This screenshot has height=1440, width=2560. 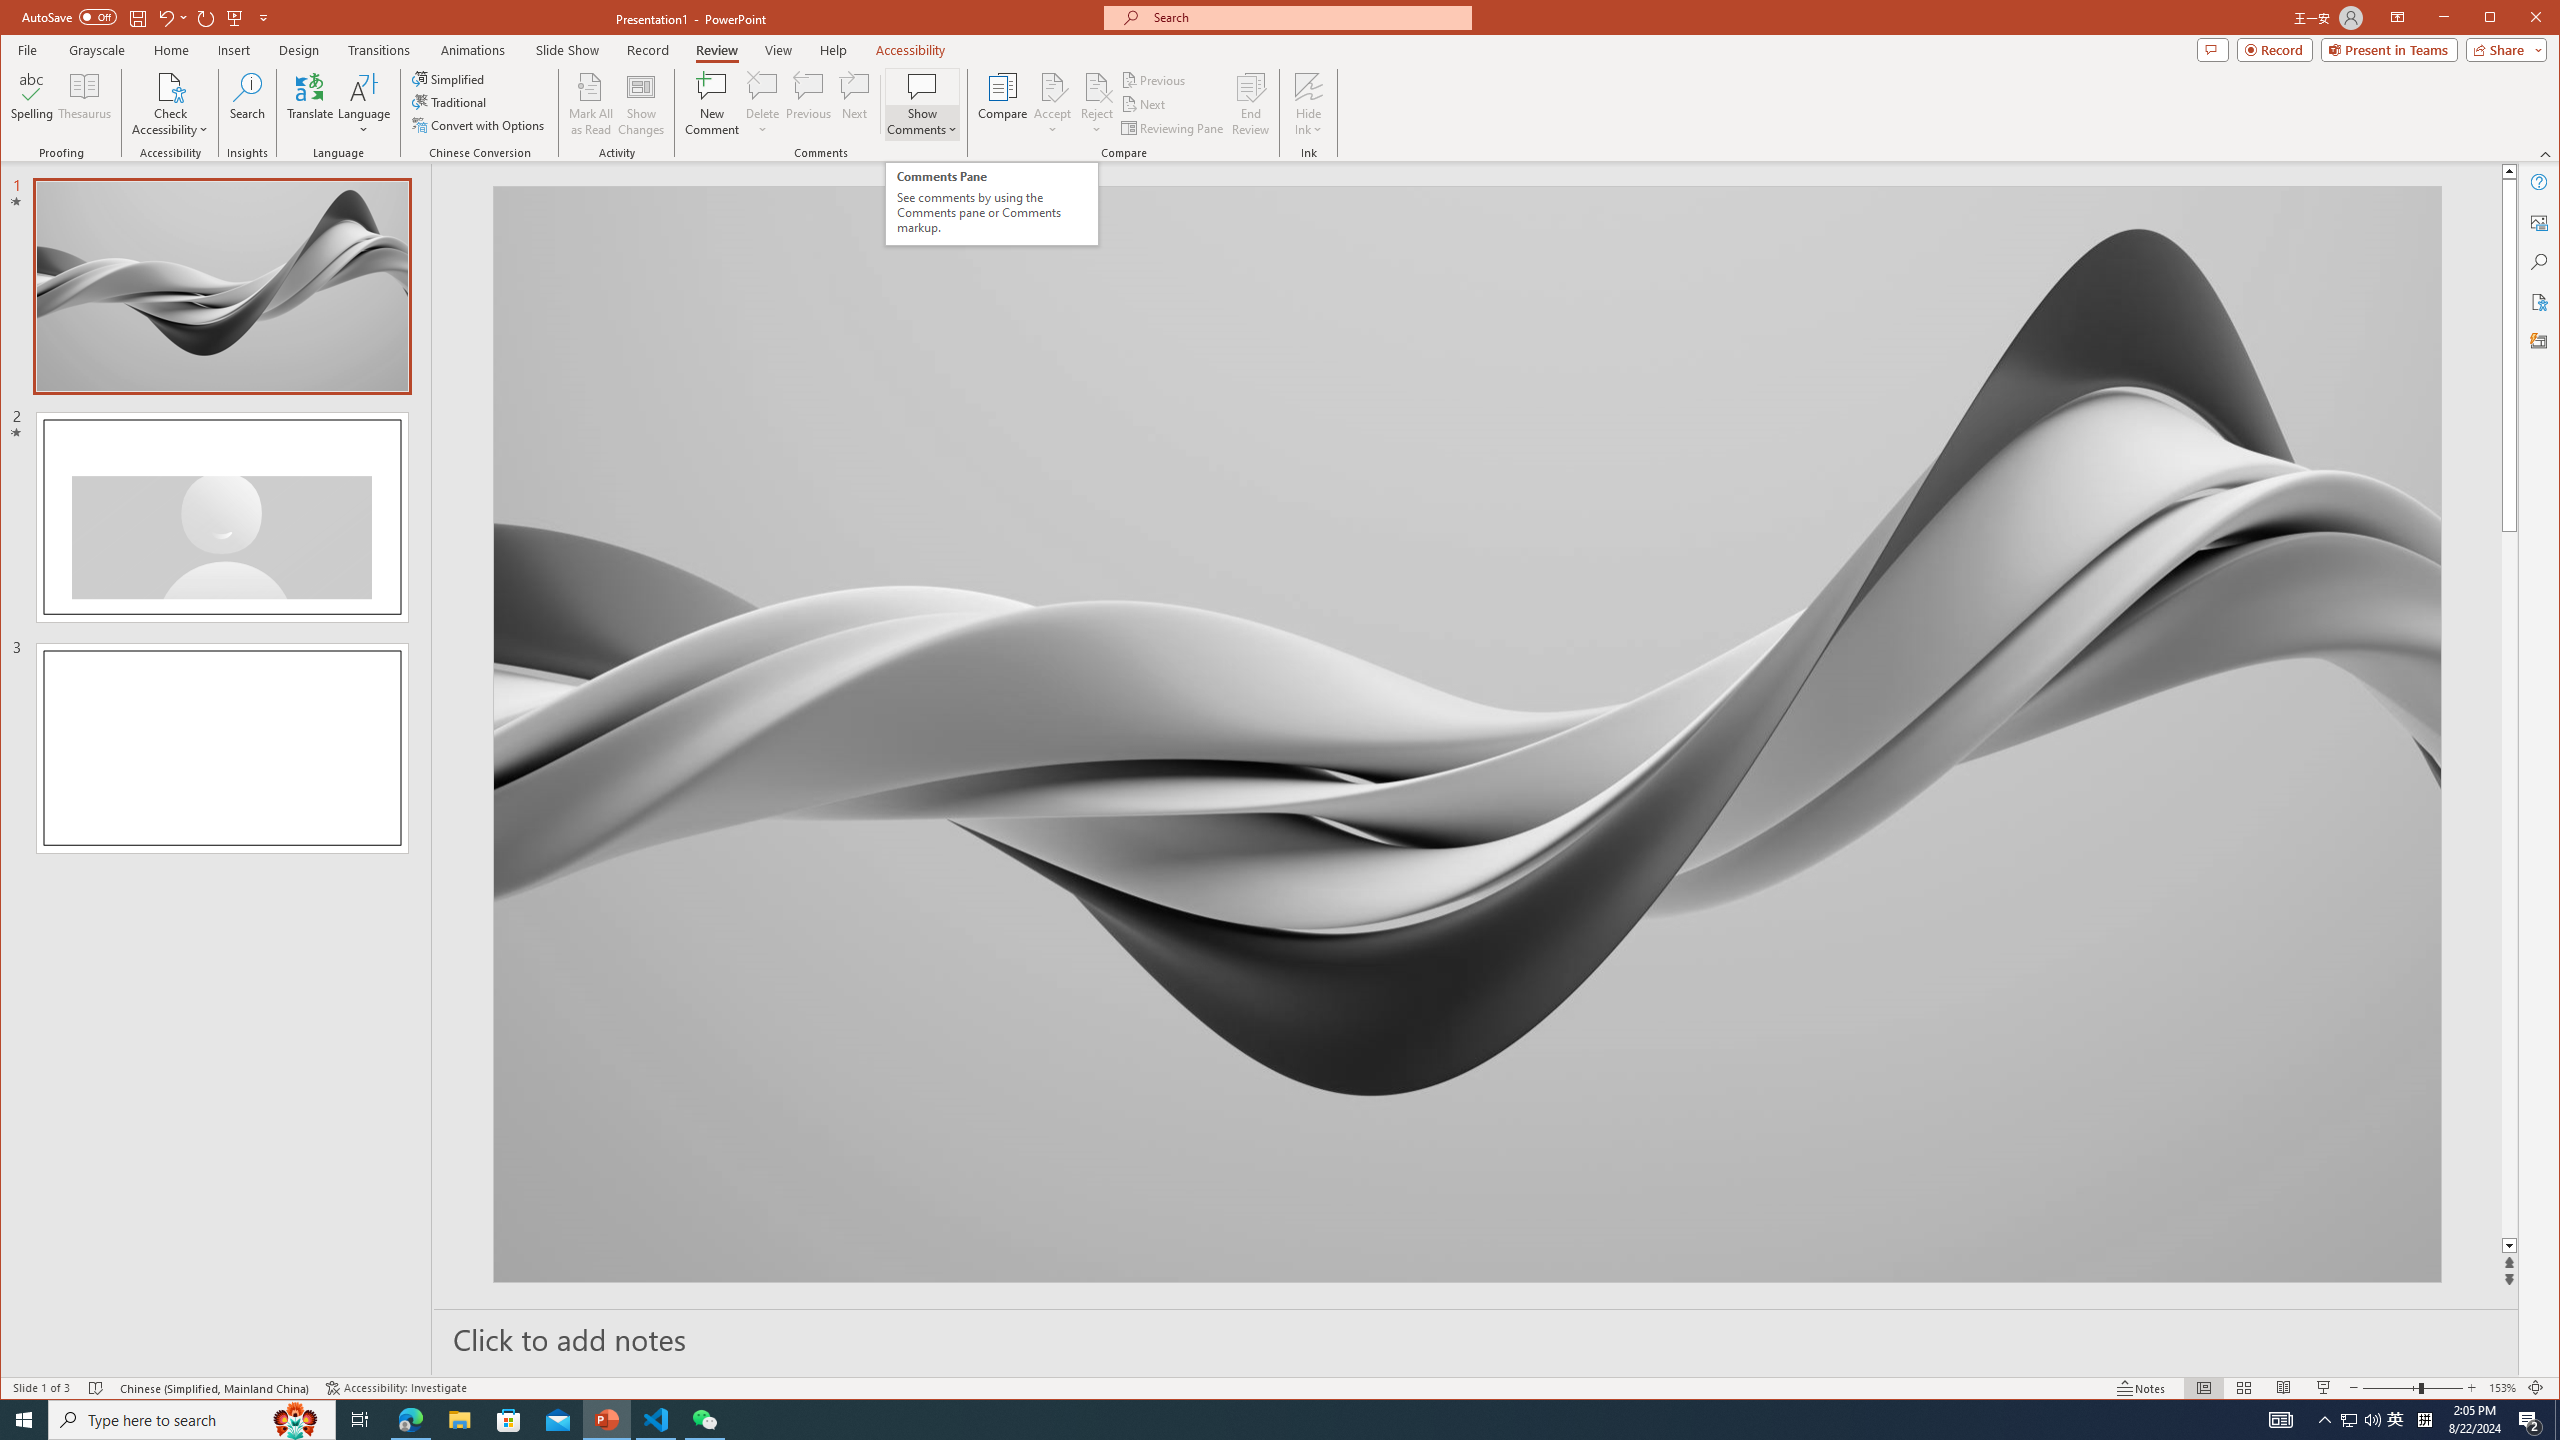 I want to click on 'Show Changes', so click(x=641, y=103).